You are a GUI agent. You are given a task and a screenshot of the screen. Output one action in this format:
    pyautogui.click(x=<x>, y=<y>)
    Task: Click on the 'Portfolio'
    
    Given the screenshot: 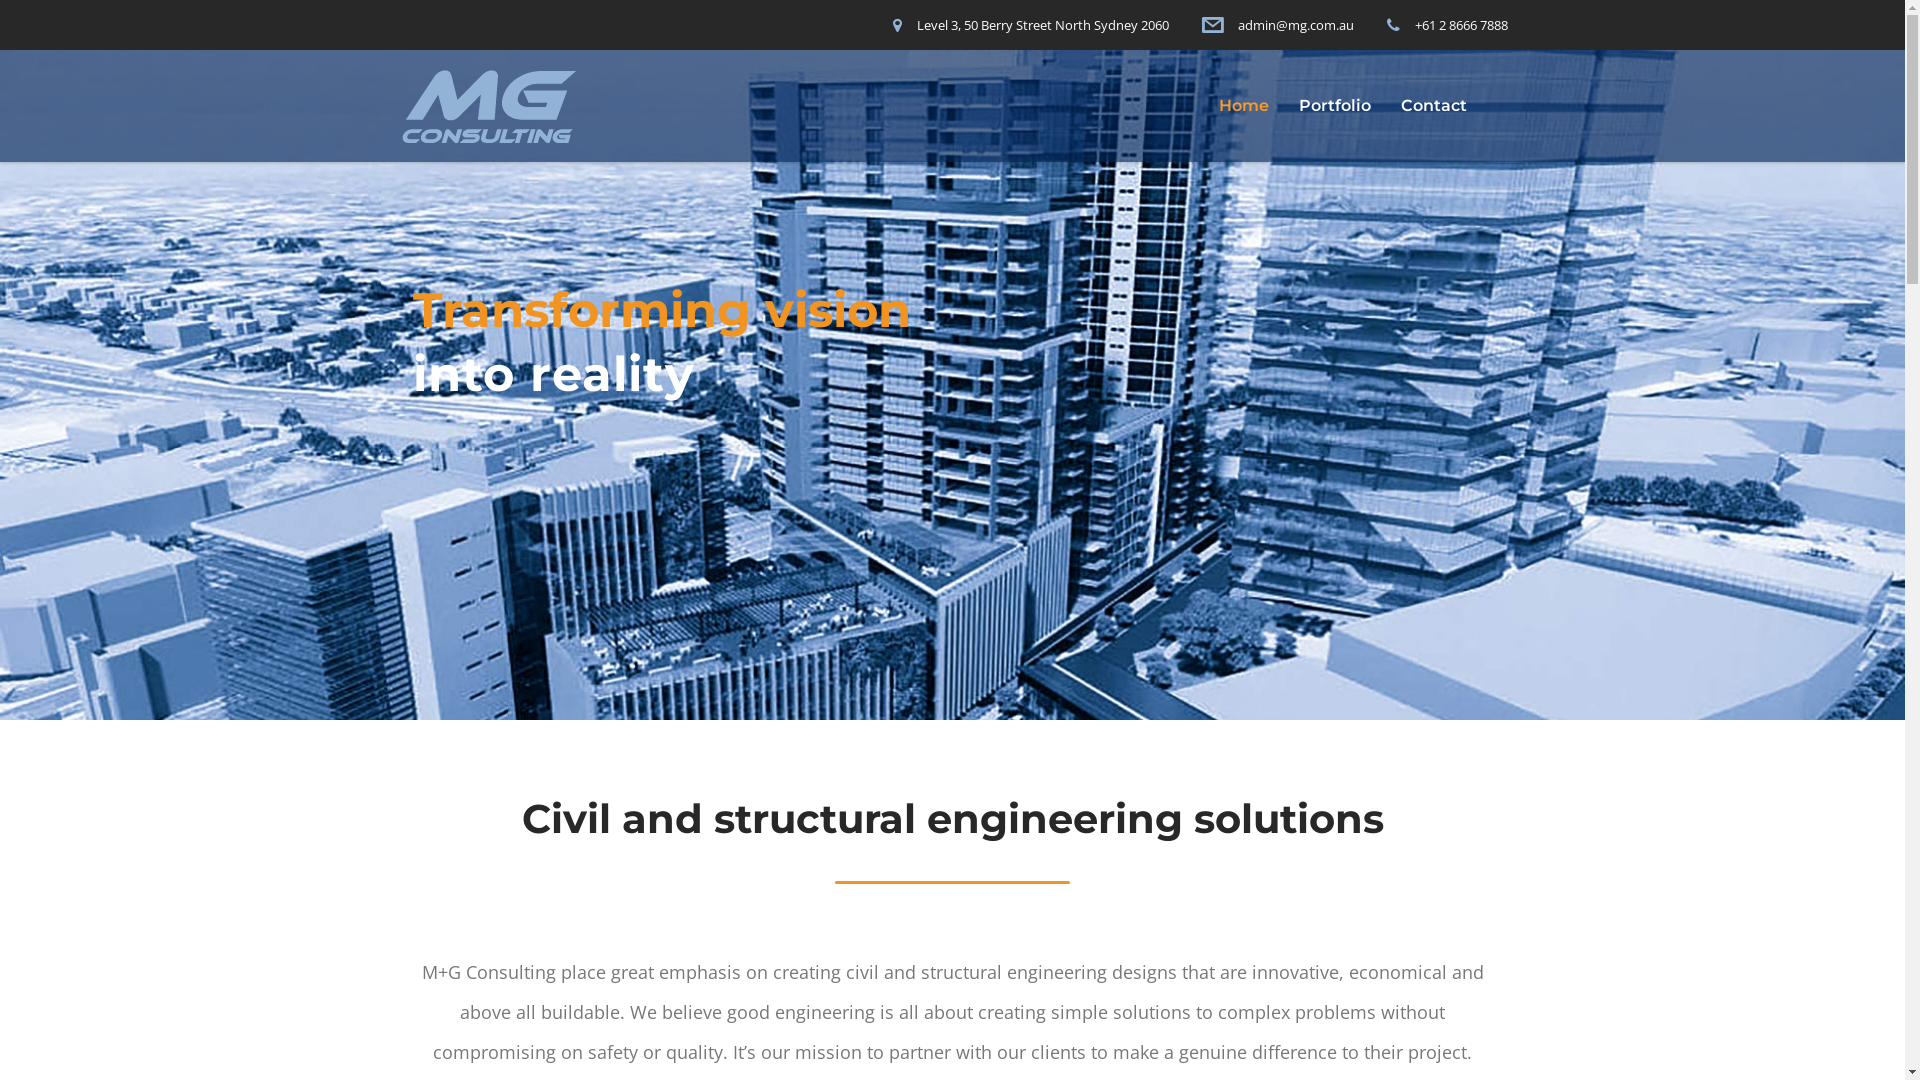 What is the action you would take?
    pyautogui.click(x=1334, y=105)
    